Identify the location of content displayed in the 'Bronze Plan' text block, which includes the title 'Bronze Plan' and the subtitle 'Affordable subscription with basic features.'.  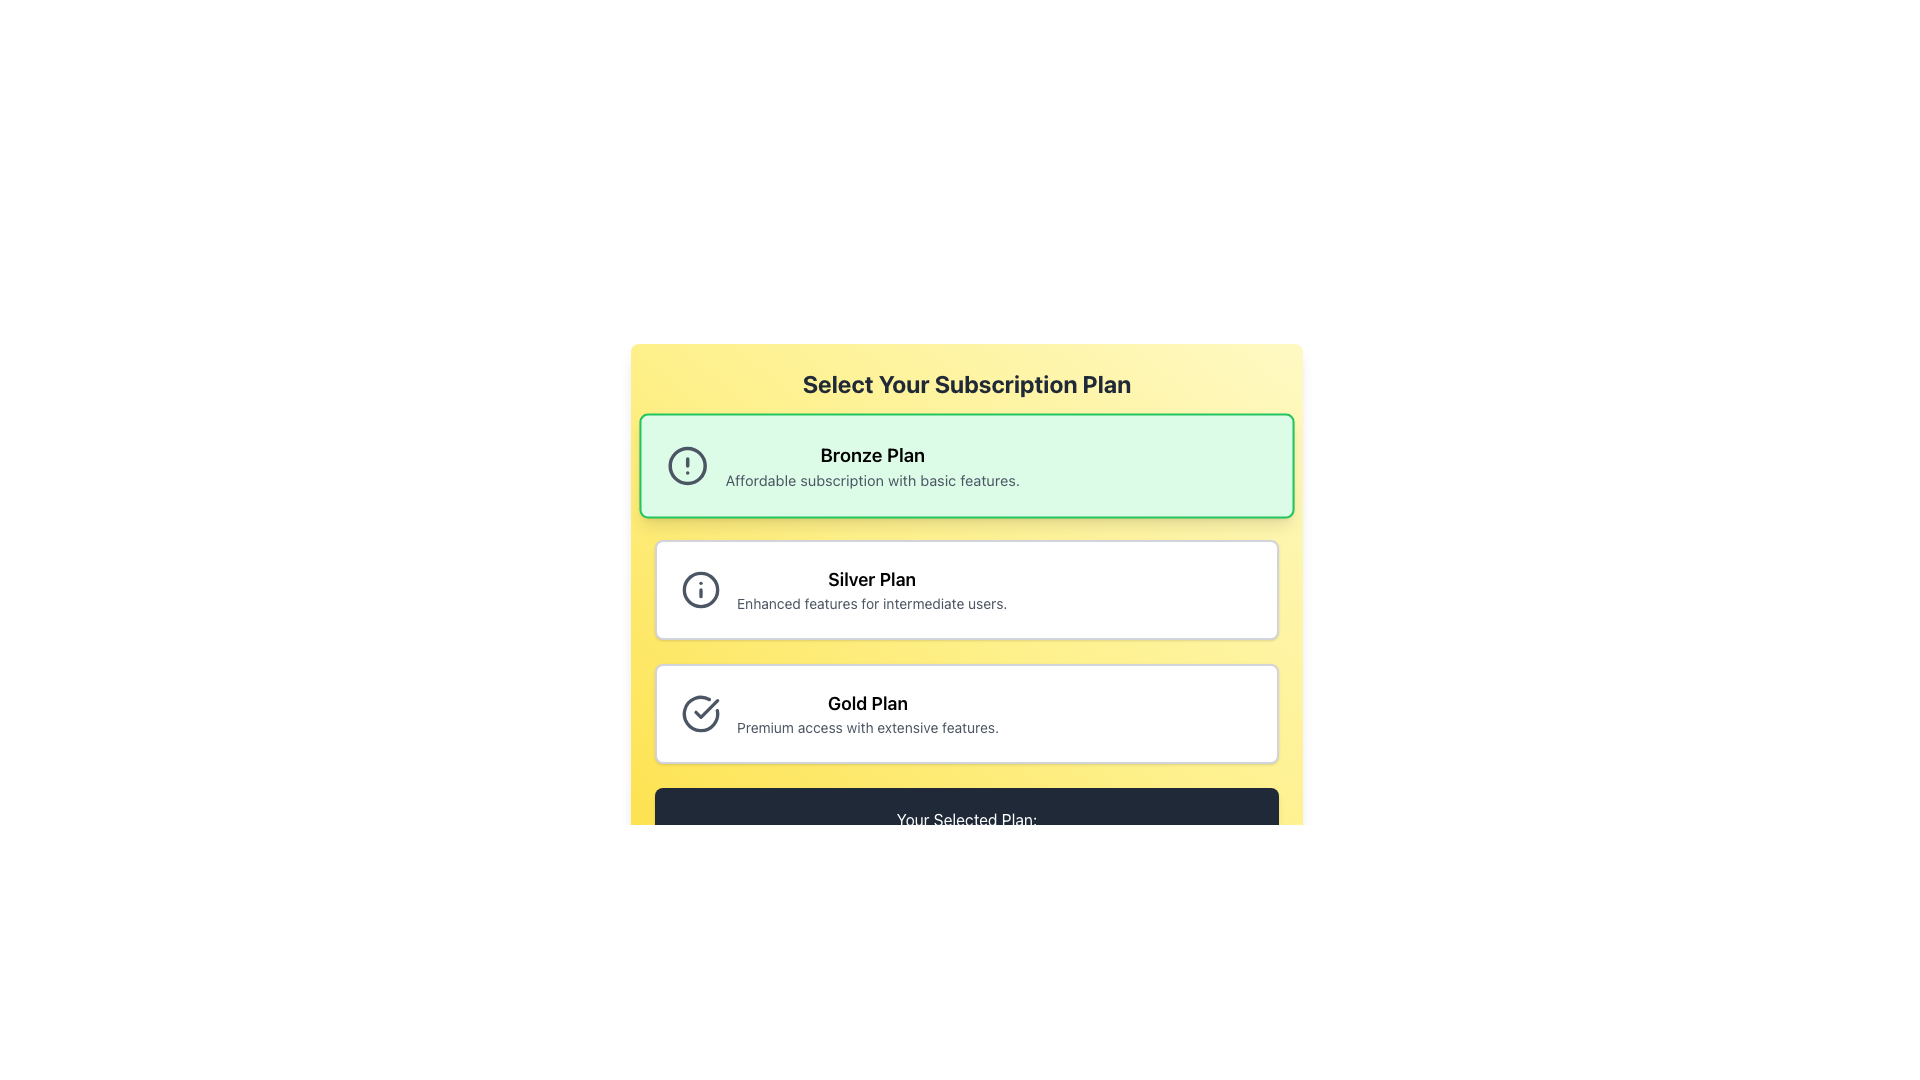
(872, 466).